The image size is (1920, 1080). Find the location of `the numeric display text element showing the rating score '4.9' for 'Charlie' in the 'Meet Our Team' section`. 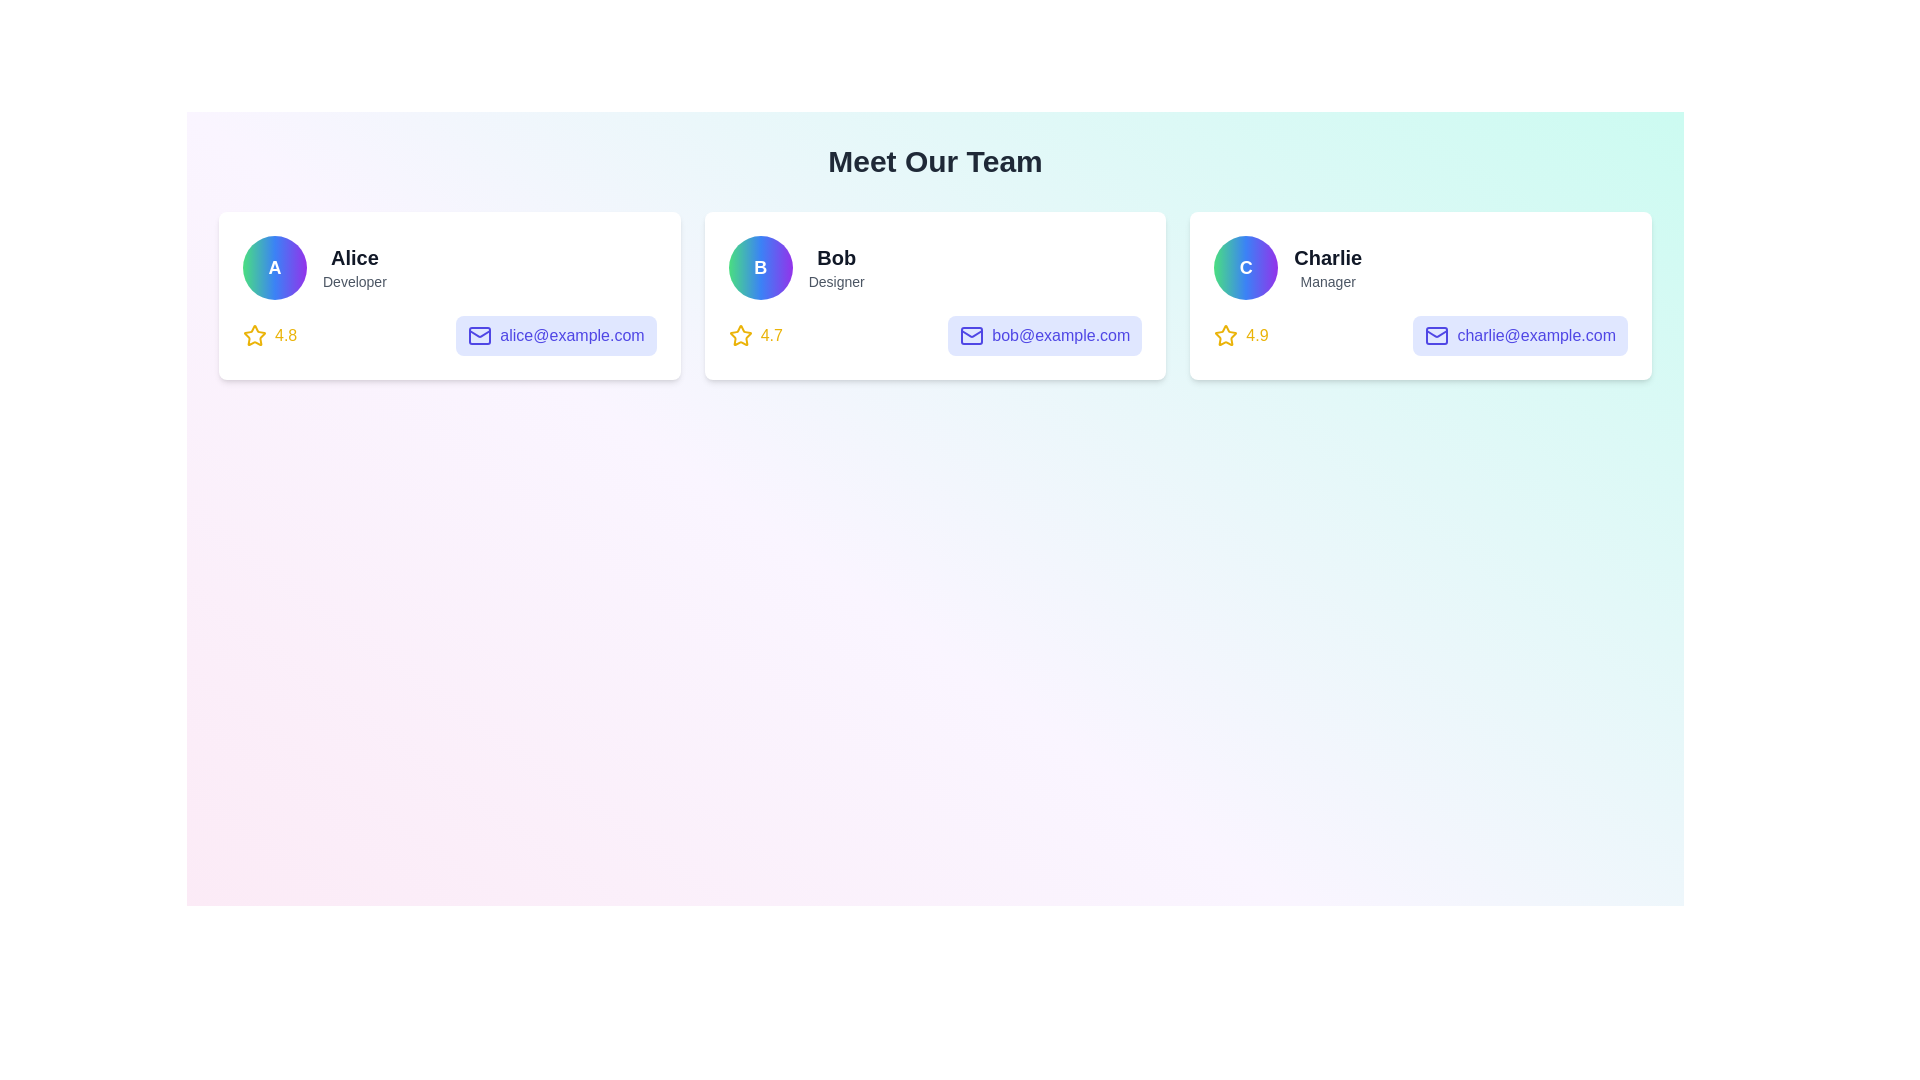

the numeric display text element showing the rating score '4.9' for 'Charlie' in the 'Meet Our Team' section is located at coordinates (1256, 334).